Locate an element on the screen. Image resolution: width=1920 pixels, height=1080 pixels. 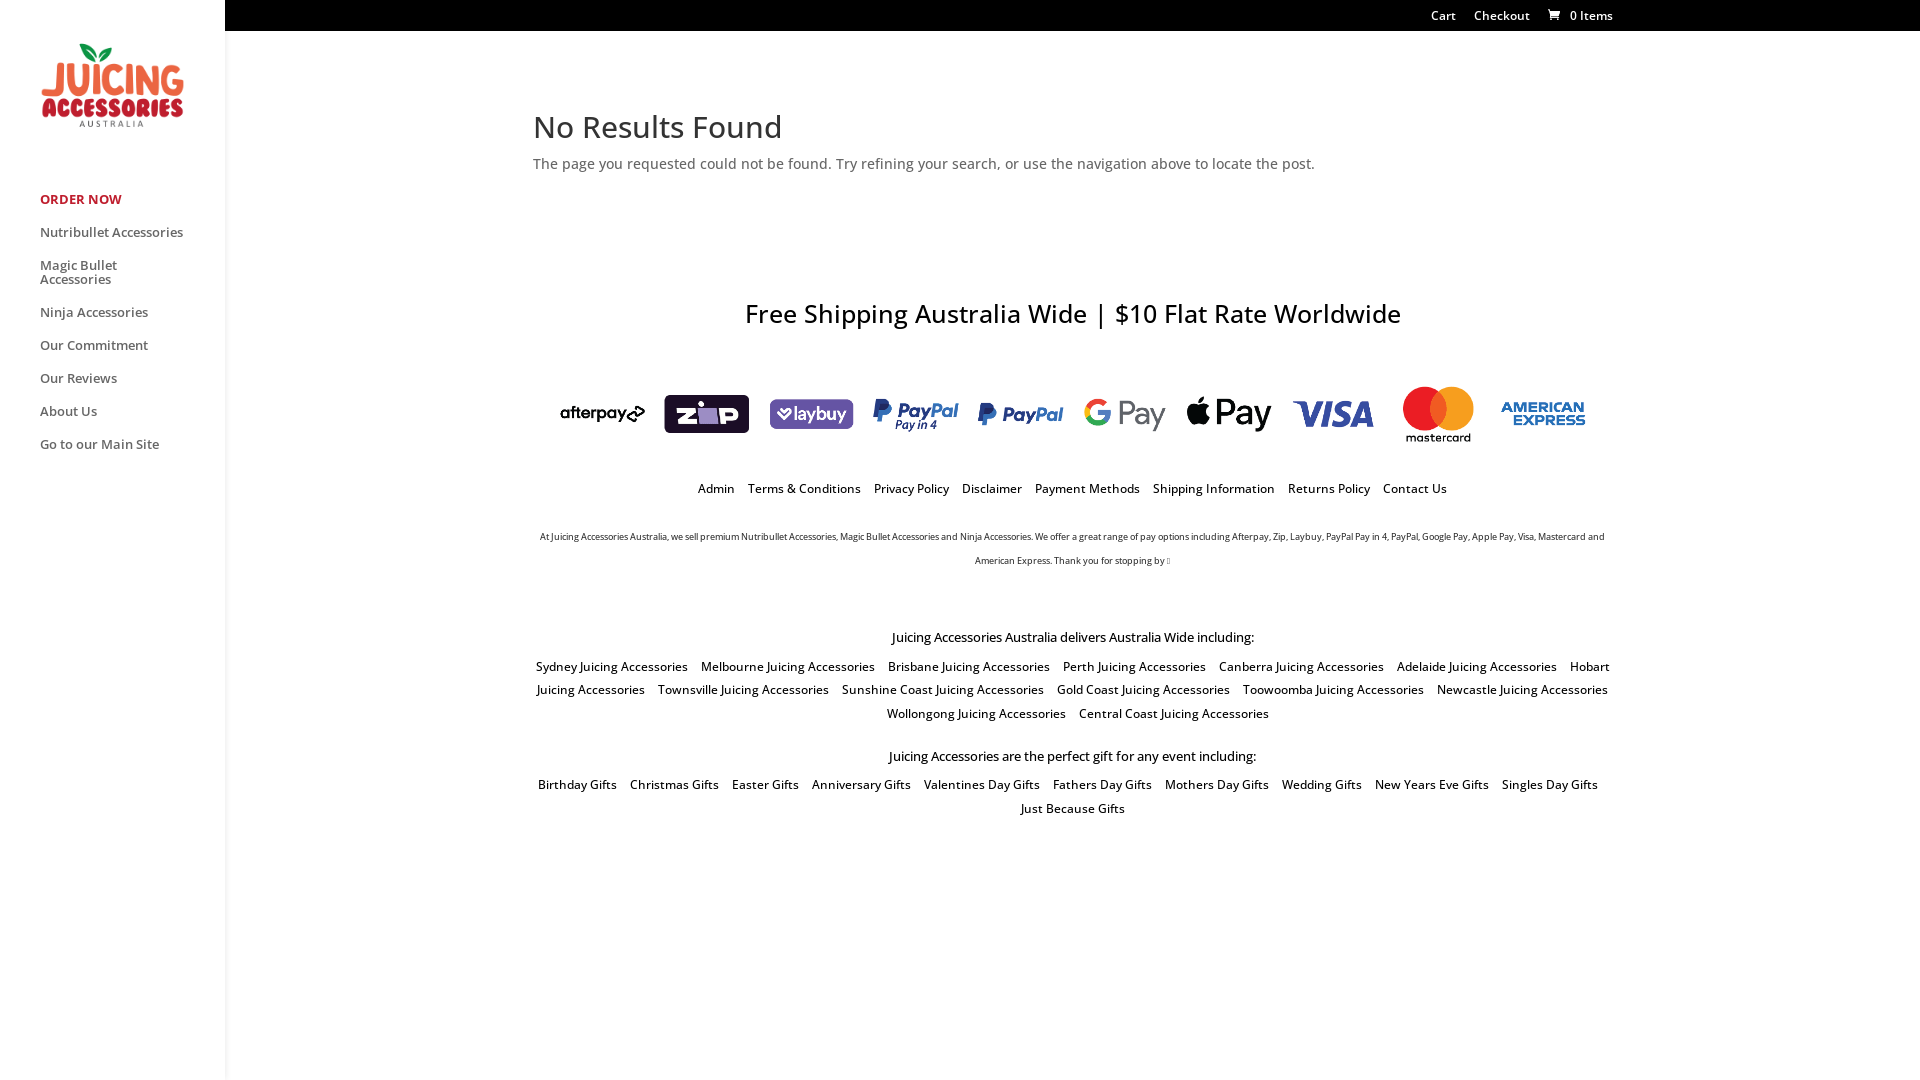
'Adelaide Juicing Accessories' is located at coordinates (1476, 666).